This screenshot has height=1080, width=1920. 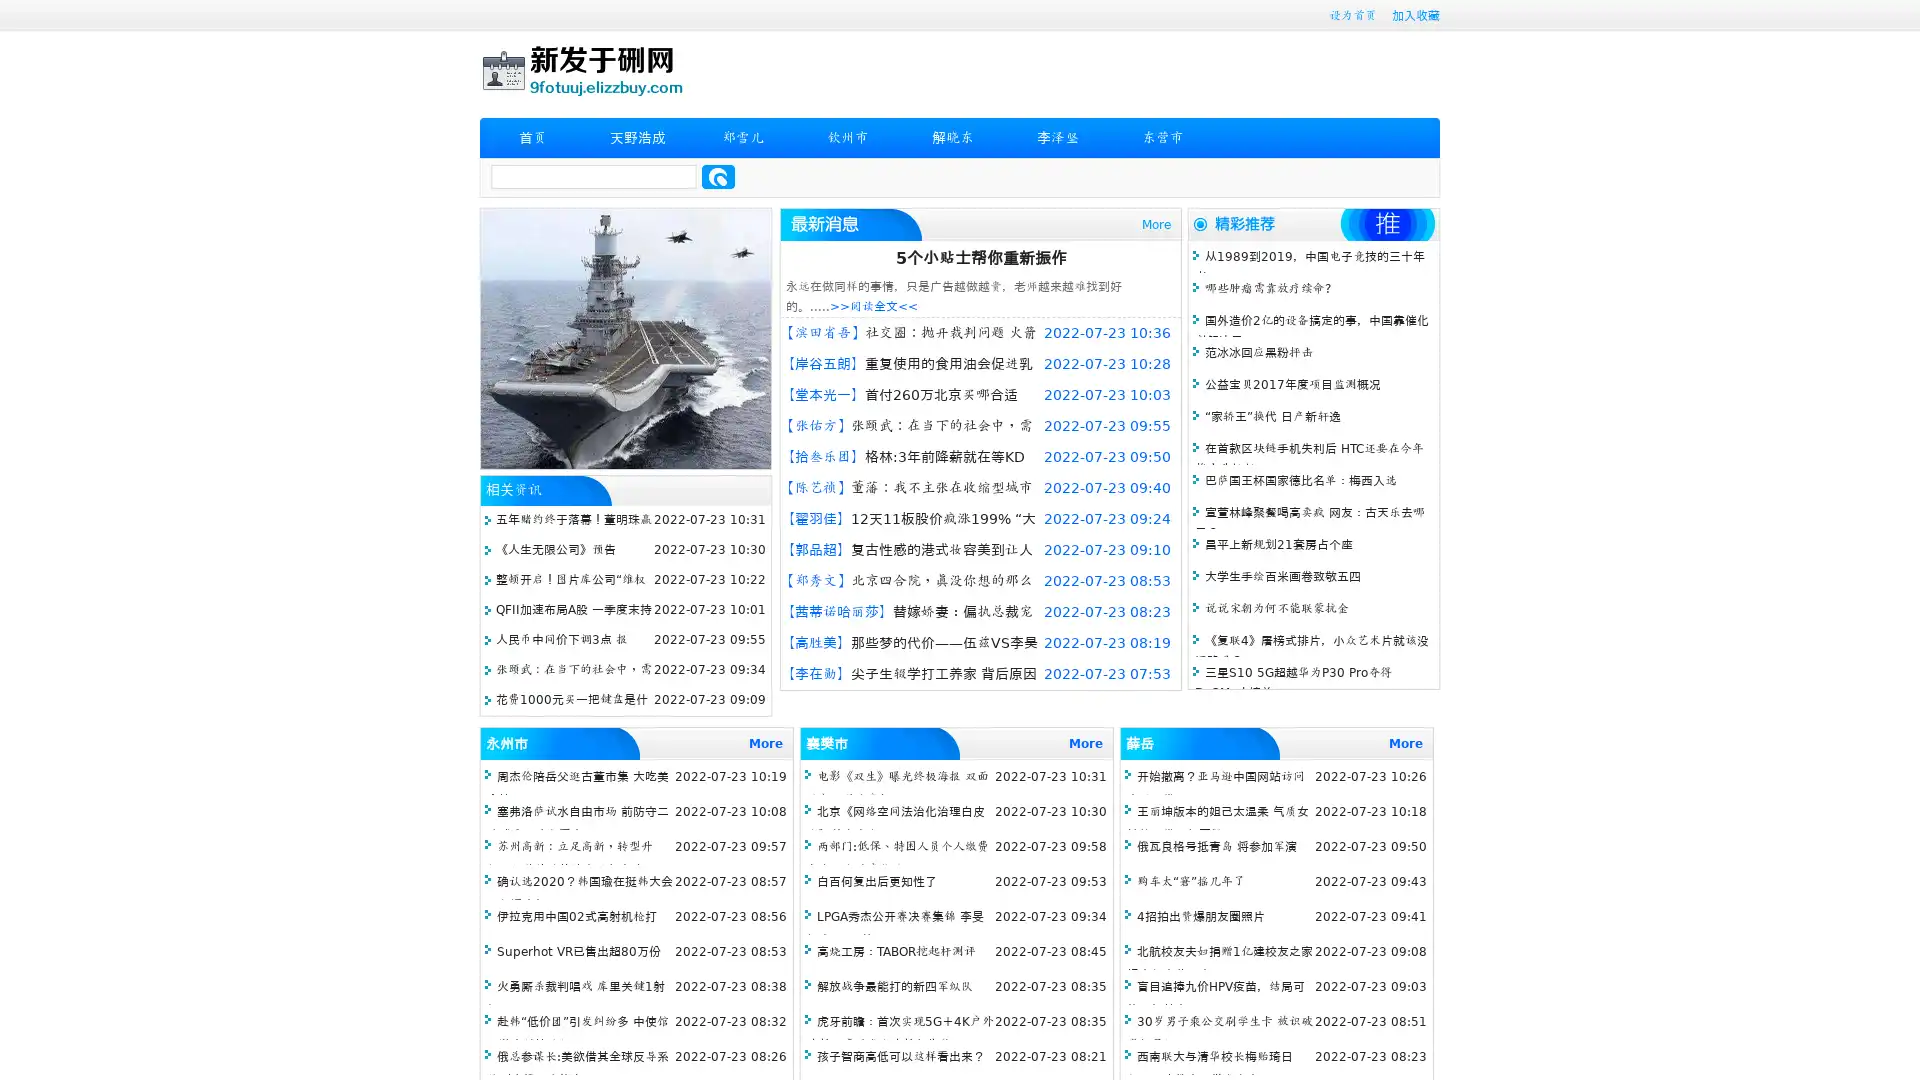 What do you see at coordinates (718, 176) in the screenshot?
I see `Search` at bounding box center [718, 176].